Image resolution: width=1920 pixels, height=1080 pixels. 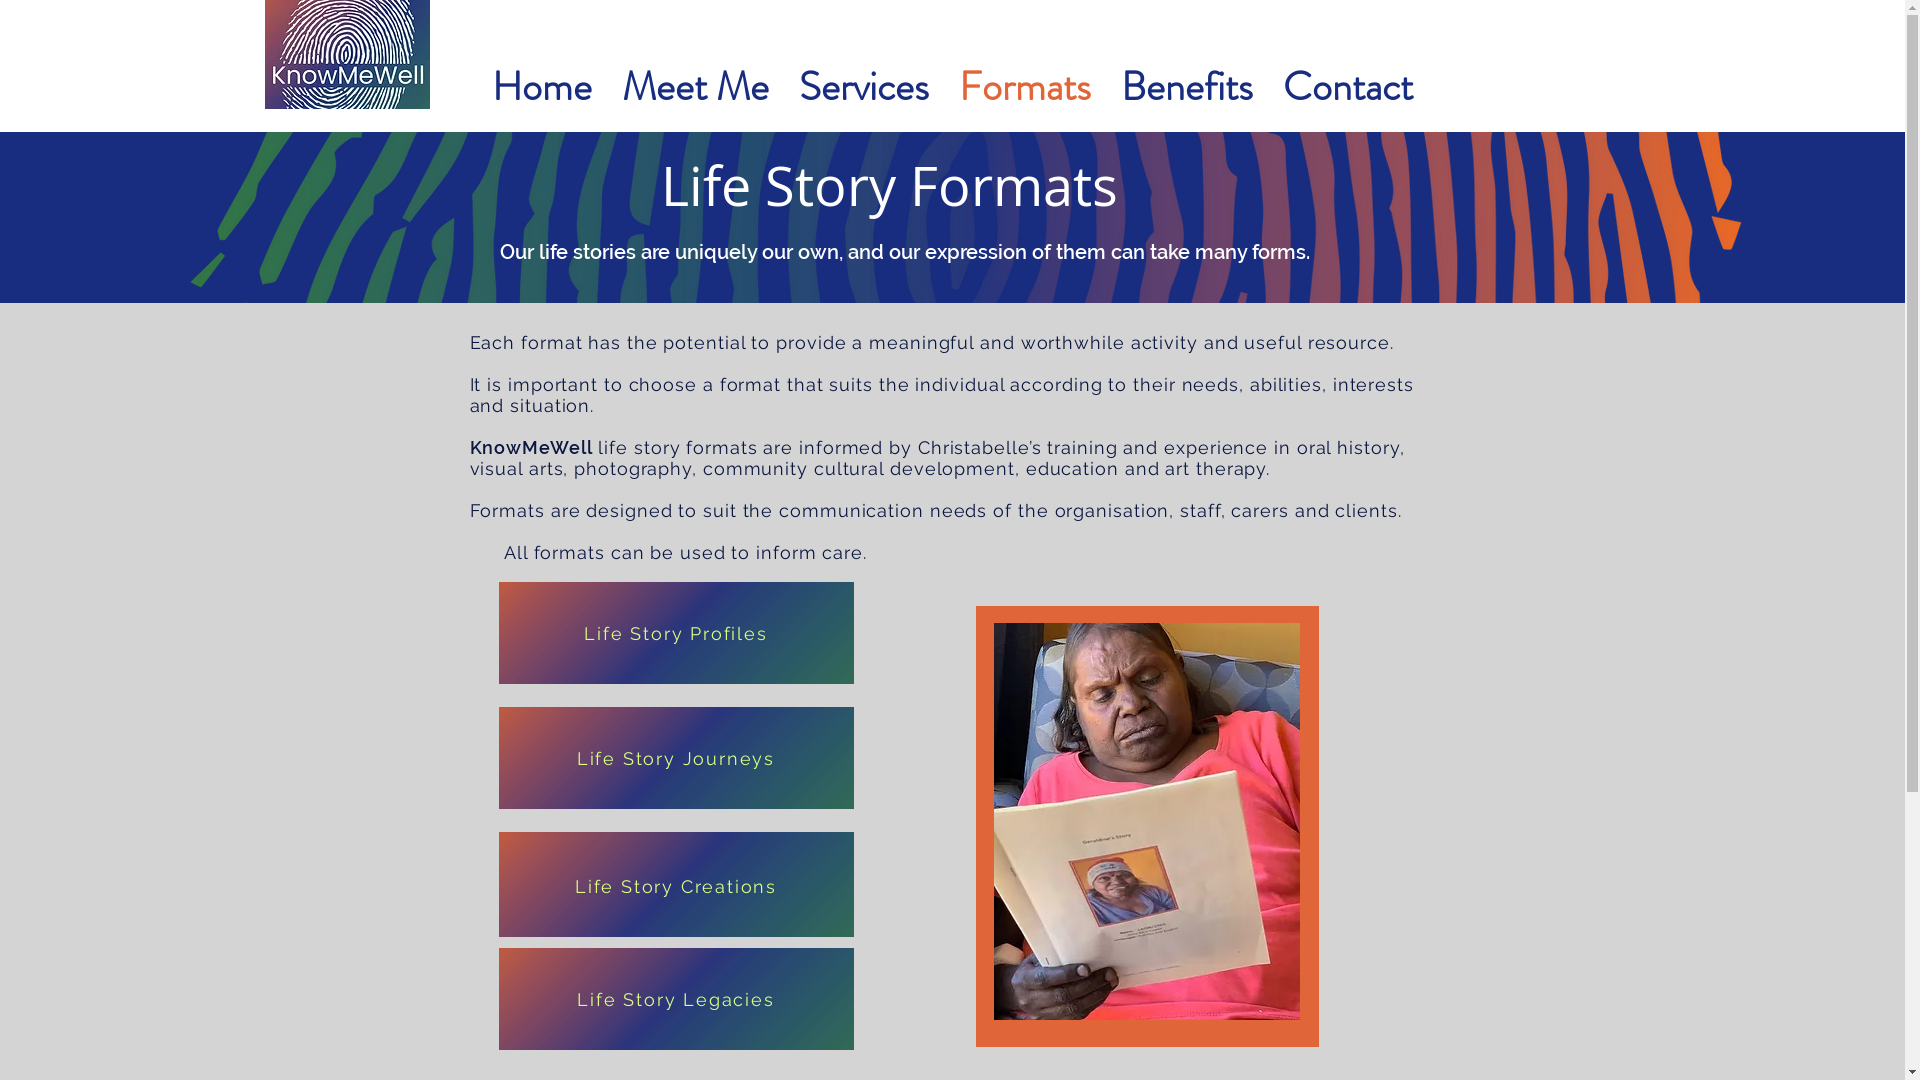 I want to click on 'Benefits', so click(x=1186, y=86).